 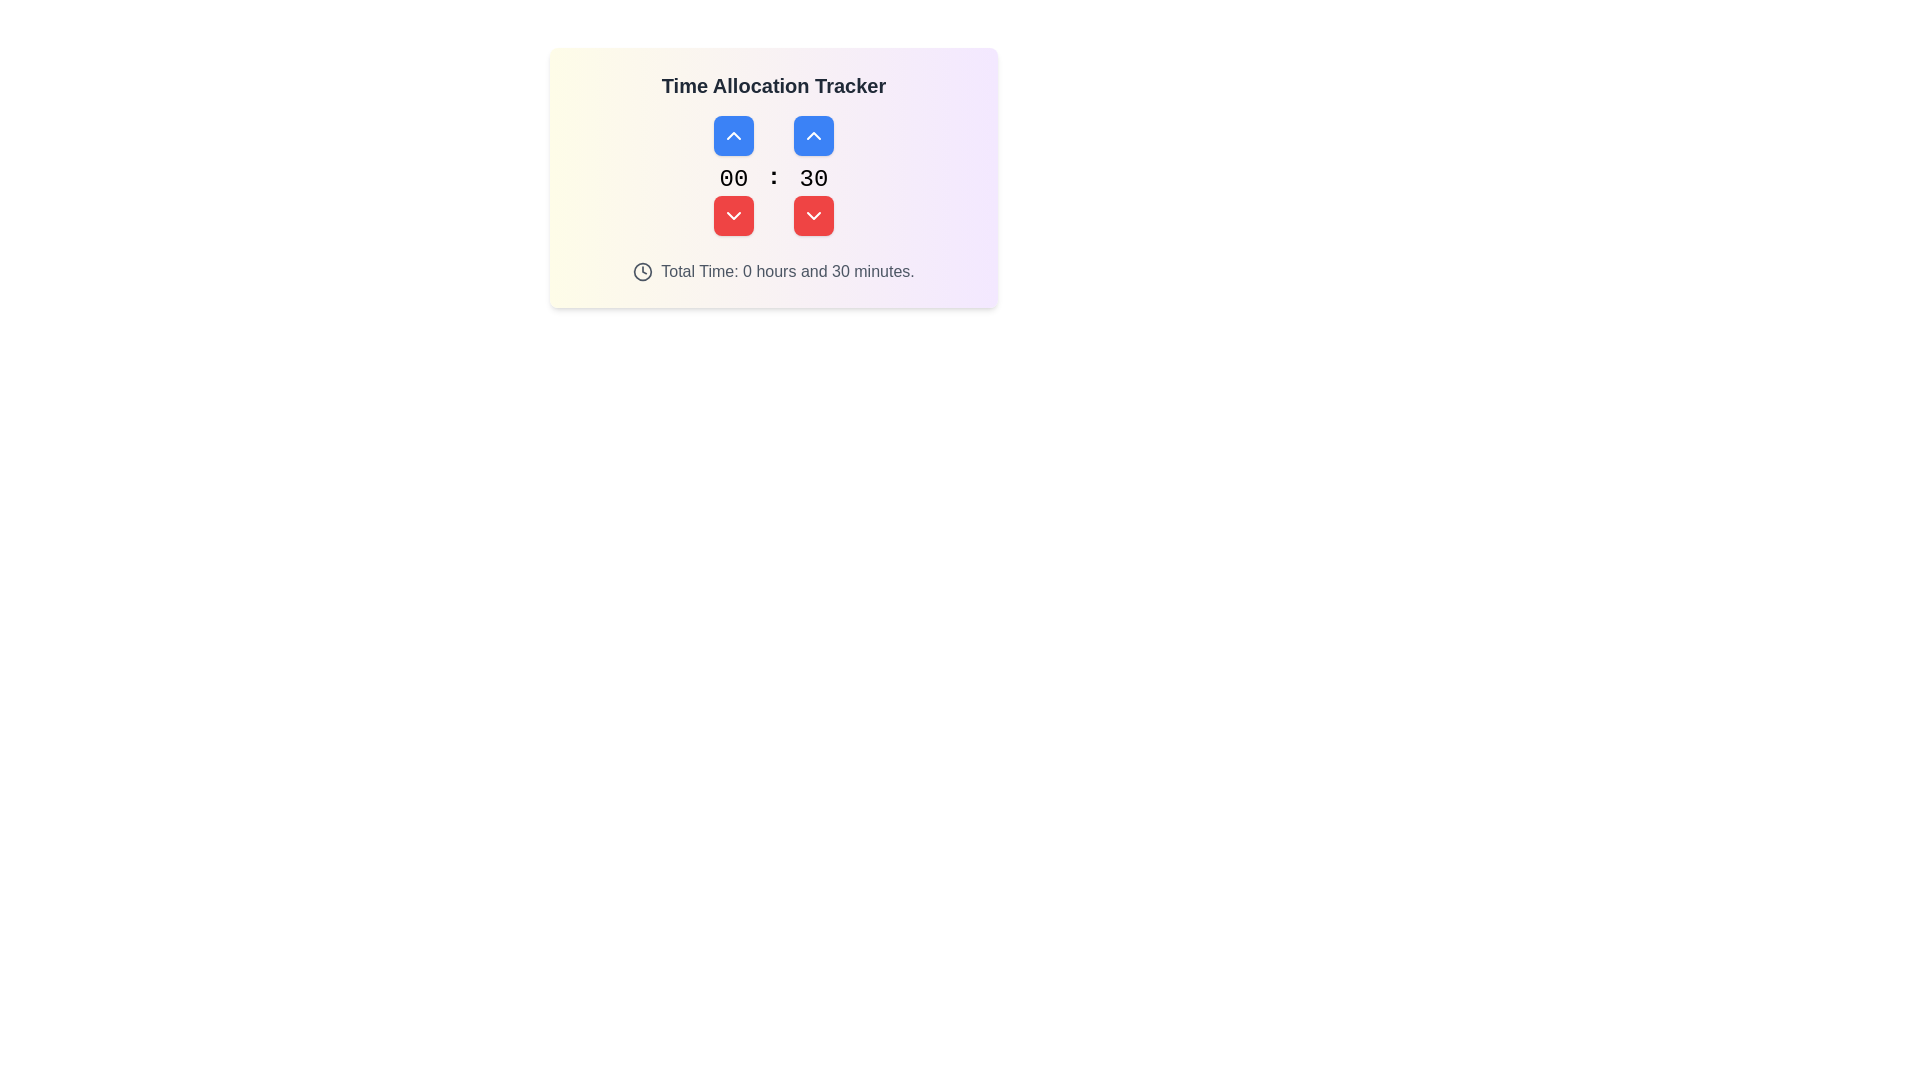 What do you see at coordinates (814, 216) in the screenshot?
I see `the dropdown icon within the red circular button located in the lower right corner of the 'Time Allocation Tracker' card` at bounding box center [814, 216].